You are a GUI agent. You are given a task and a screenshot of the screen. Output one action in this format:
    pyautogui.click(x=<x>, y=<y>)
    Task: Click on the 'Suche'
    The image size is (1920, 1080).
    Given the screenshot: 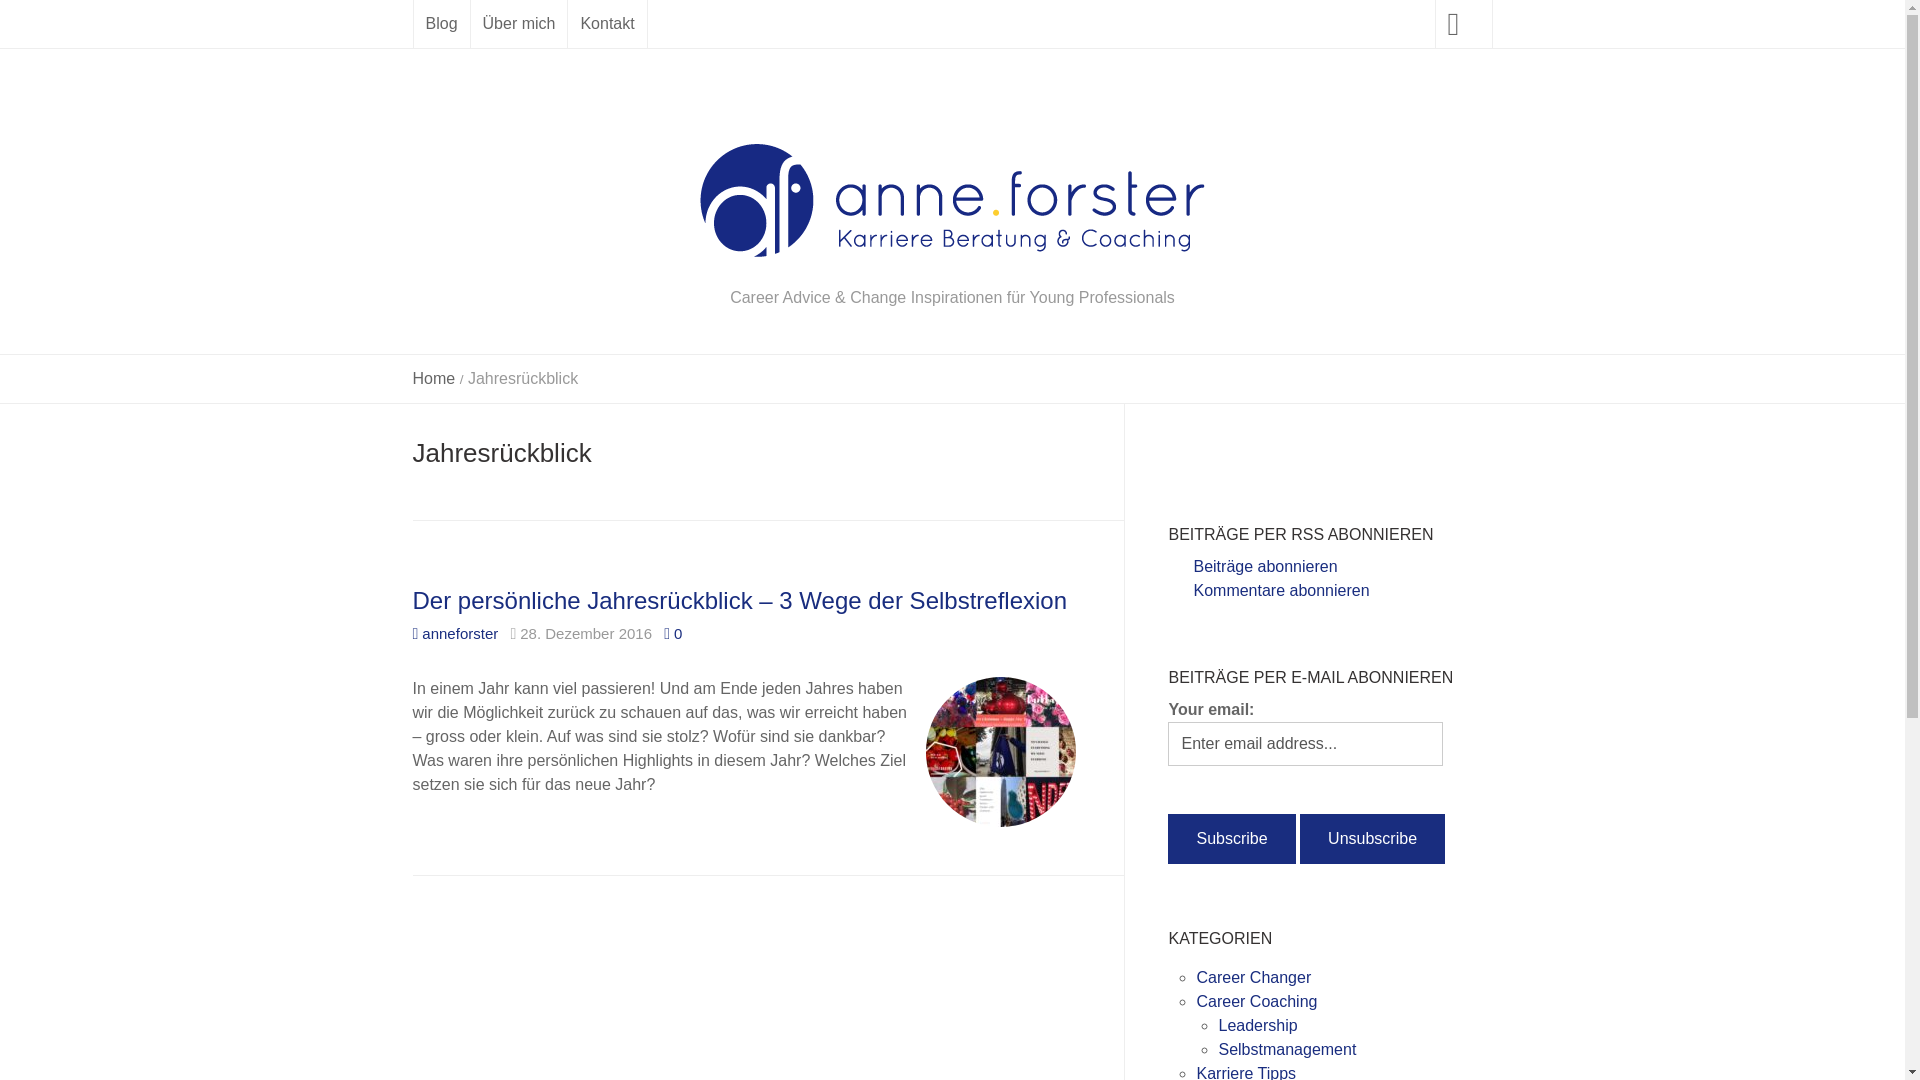 What is the action you would take?
    pyautogui.click(x=28, y=24)
    